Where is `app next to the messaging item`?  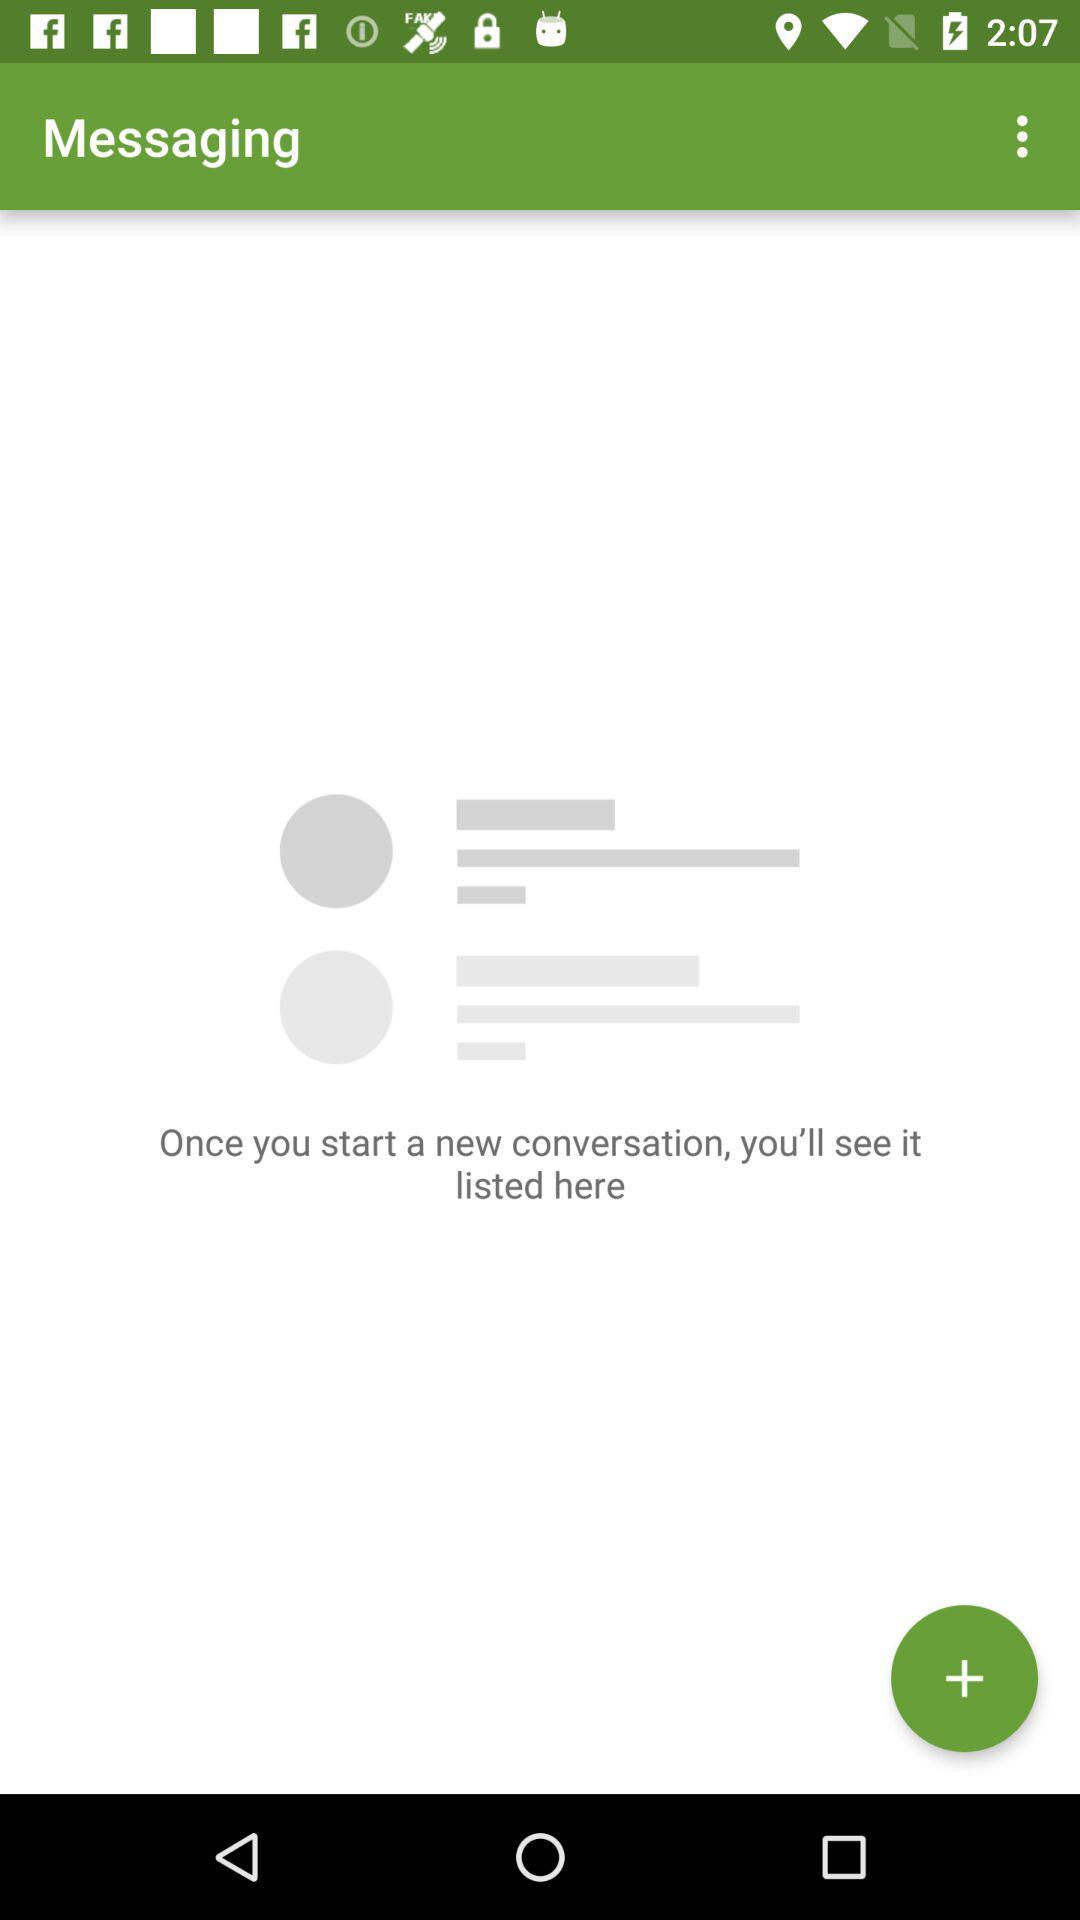 app next to the messaging item is located at coordinates (1027, 135).